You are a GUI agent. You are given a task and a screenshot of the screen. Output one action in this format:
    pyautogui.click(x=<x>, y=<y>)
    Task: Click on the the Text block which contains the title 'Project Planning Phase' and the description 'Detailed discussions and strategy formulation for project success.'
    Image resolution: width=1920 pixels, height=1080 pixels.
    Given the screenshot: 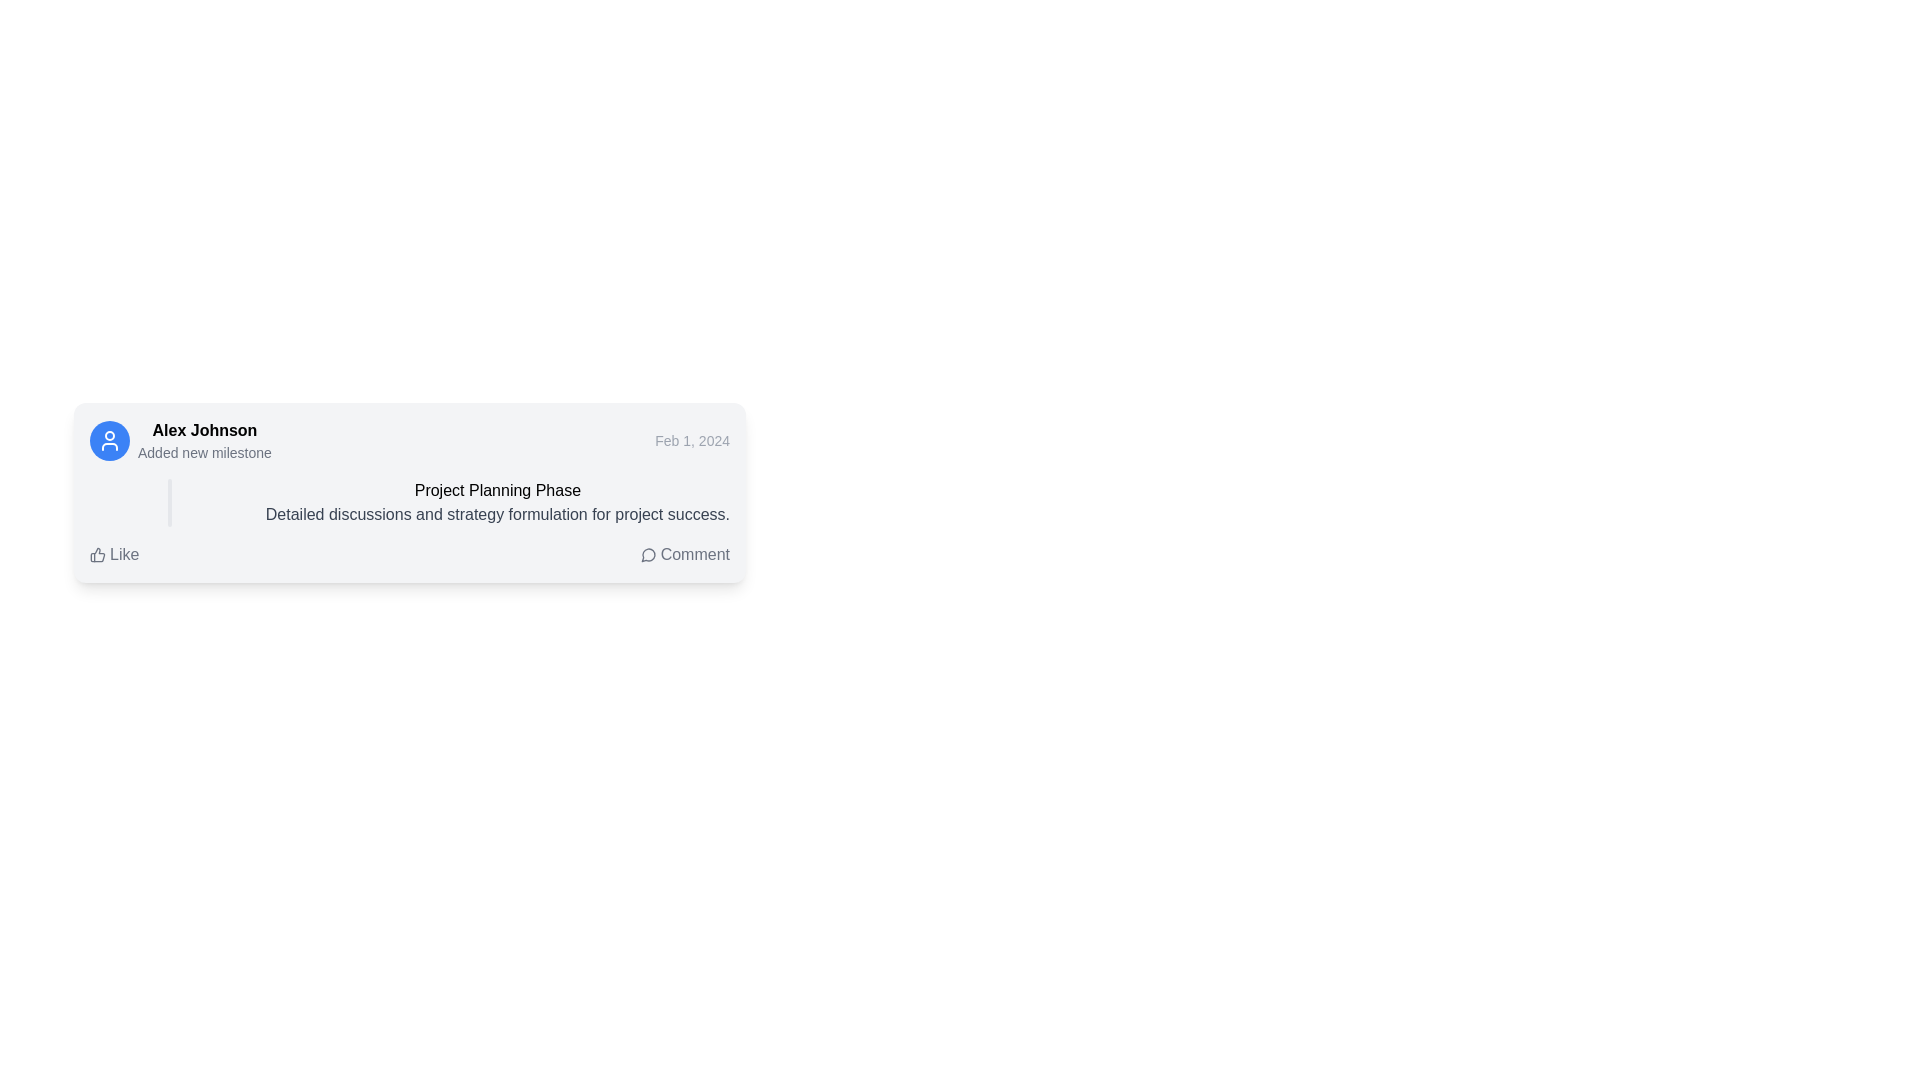 What is the action you would take?
    pyautogui.click(x=408, y=501)
    